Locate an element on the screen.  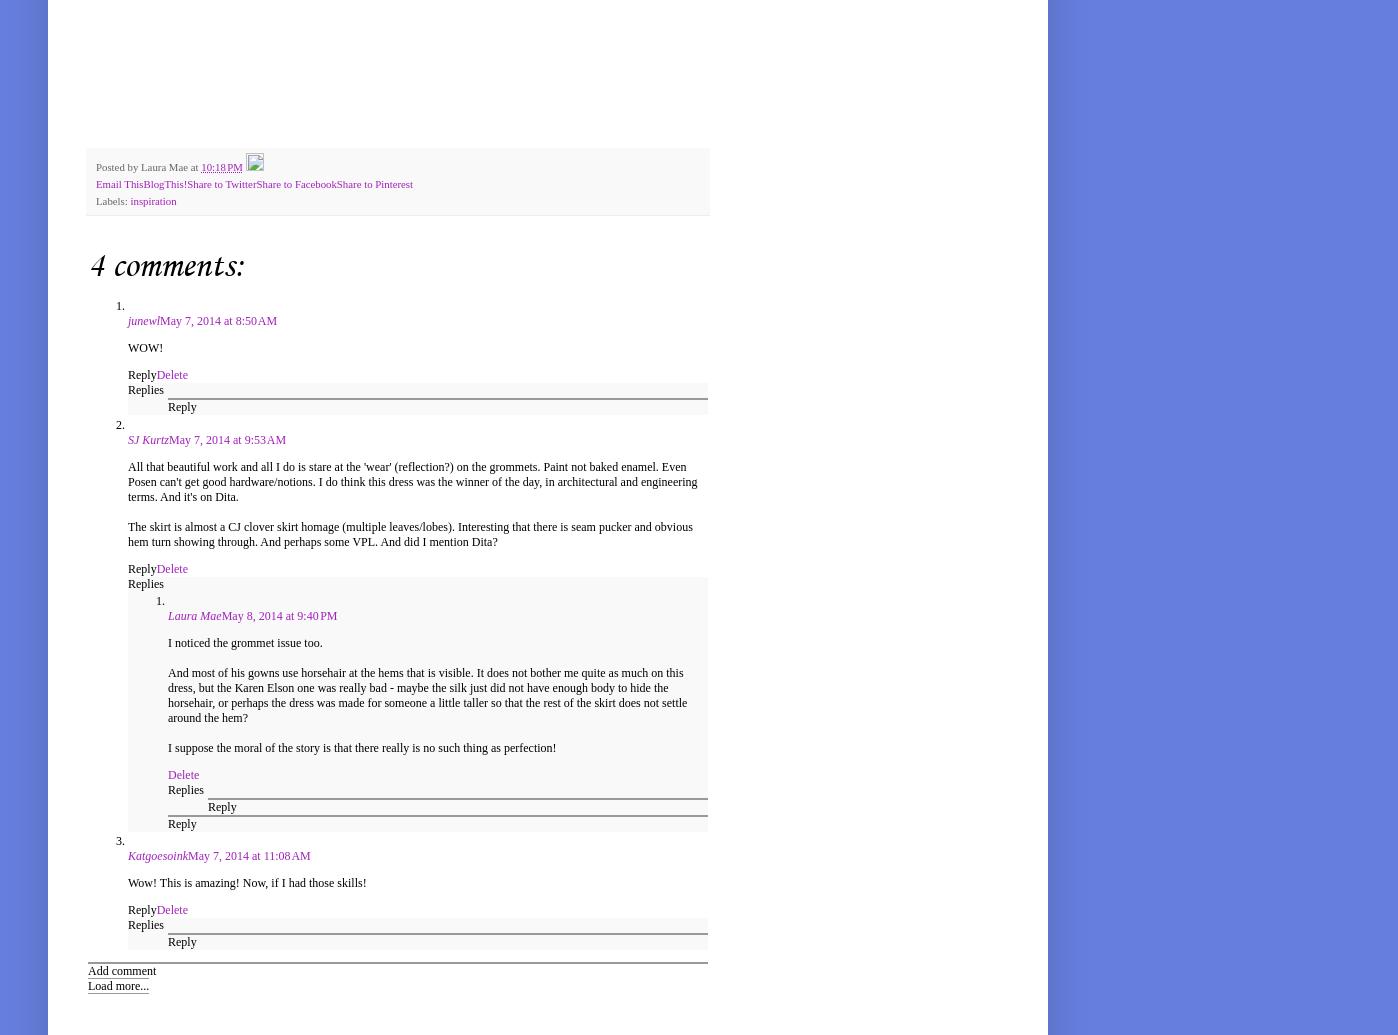
'Load more...' is located at coordinates (118, 985).